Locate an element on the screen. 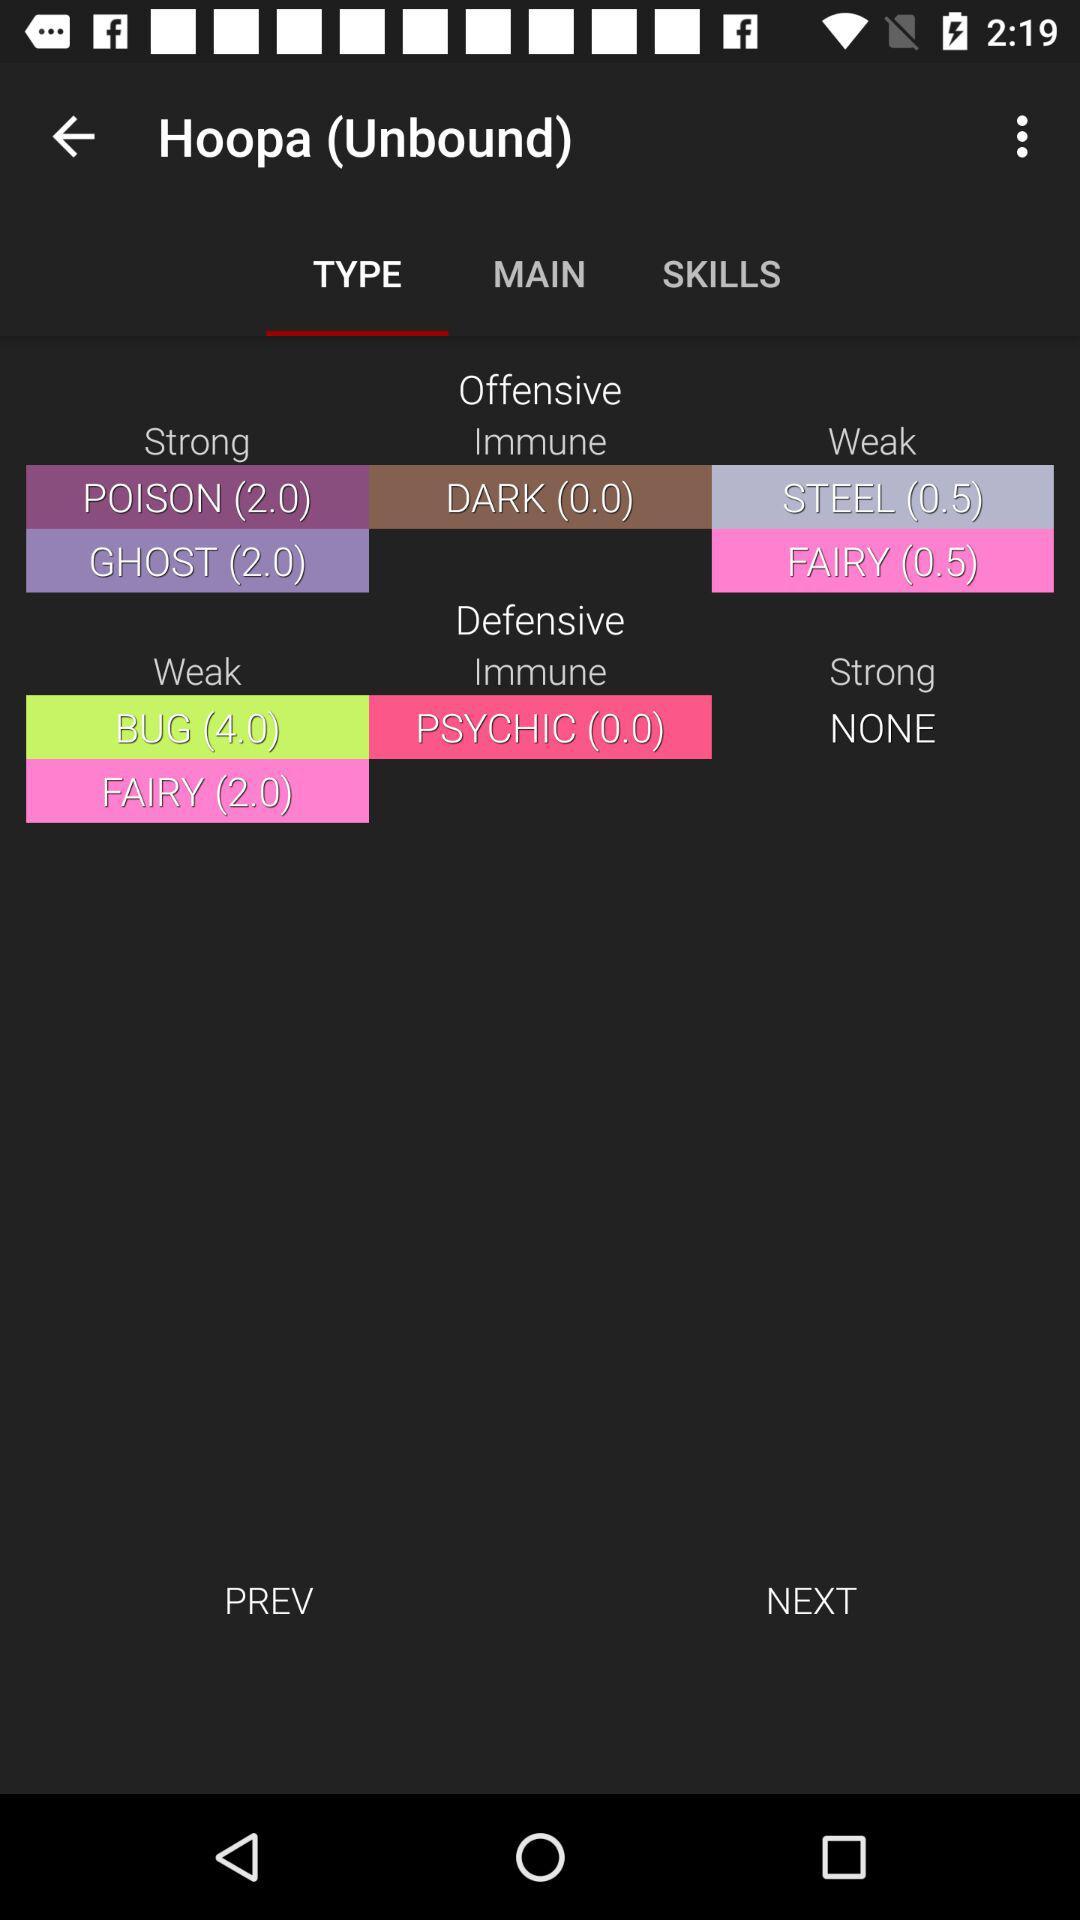 This screenshot has width=1080, height=1920. item above strong icon is located at coordinates (72, 135).